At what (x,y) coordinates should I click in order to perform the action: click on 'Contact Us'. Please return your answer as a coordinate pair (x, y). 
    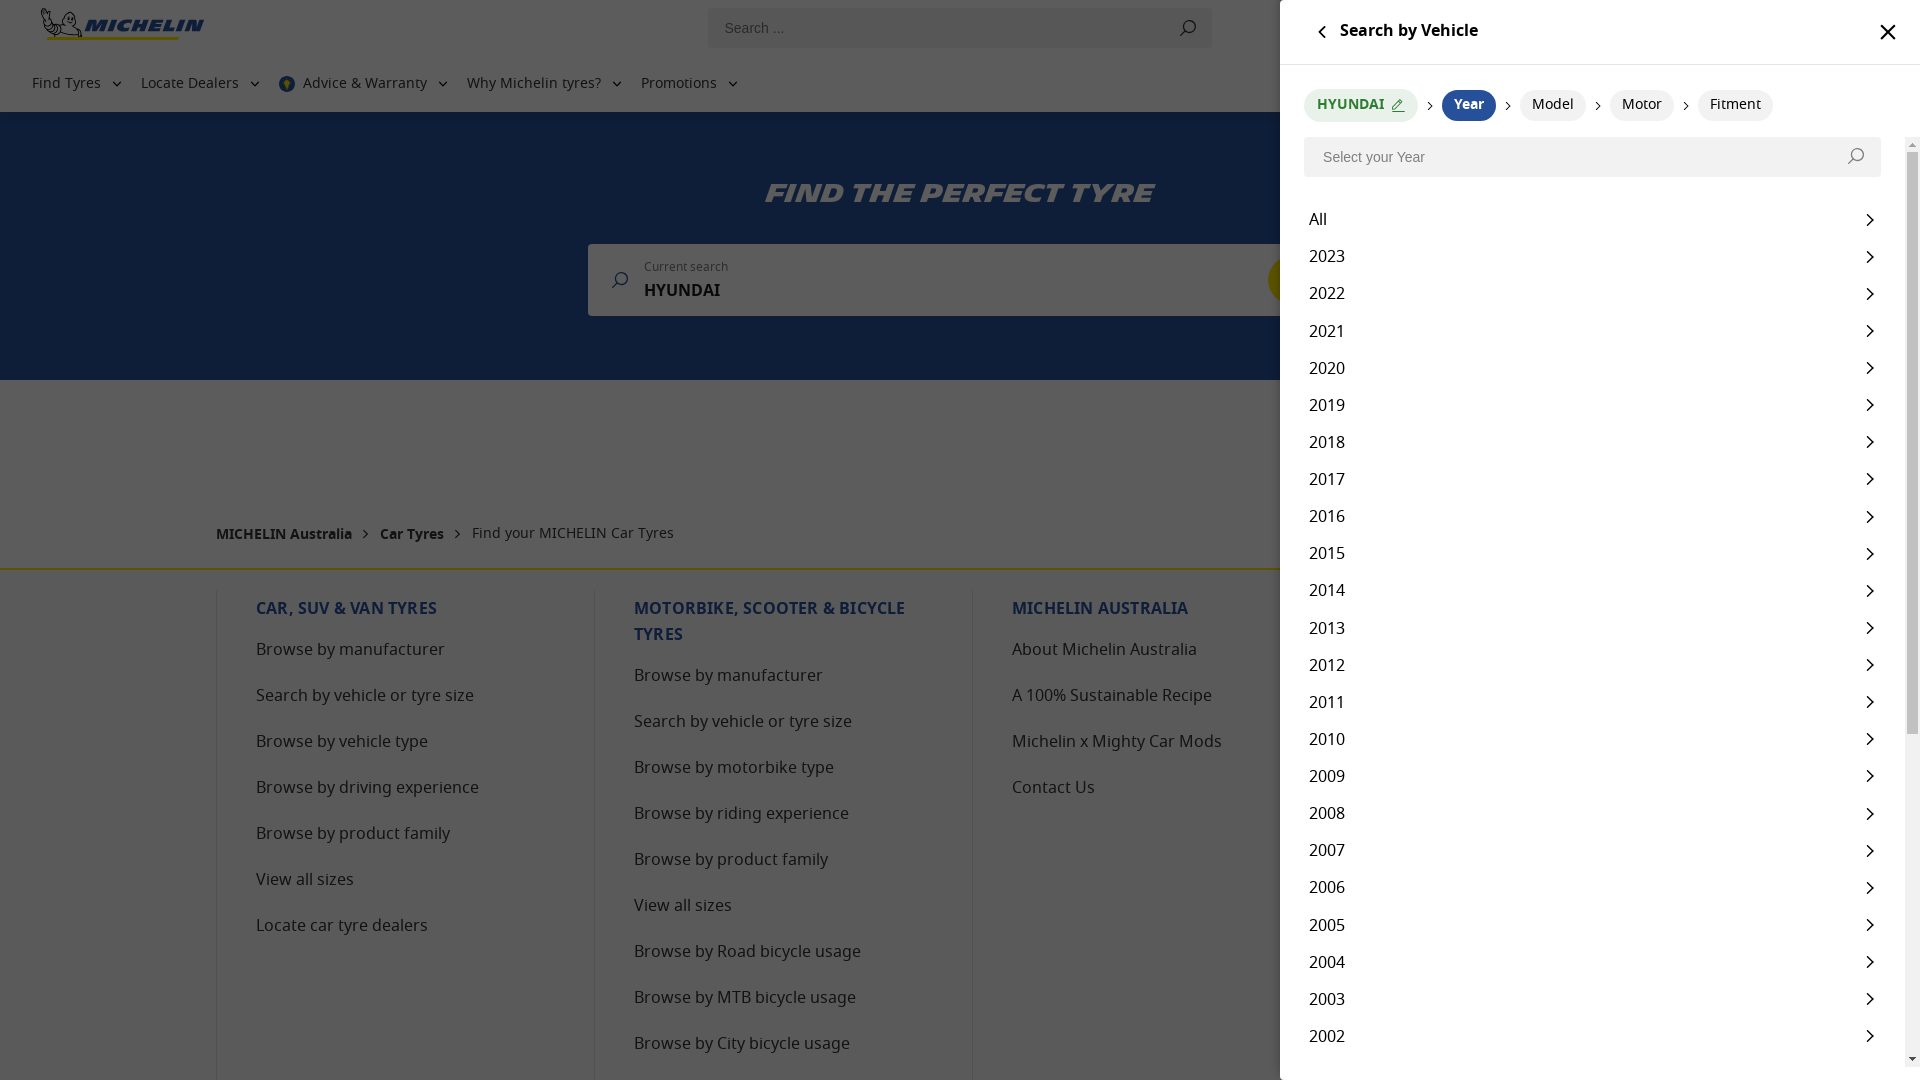
    Looking at the image, I should click on (1052, 788).